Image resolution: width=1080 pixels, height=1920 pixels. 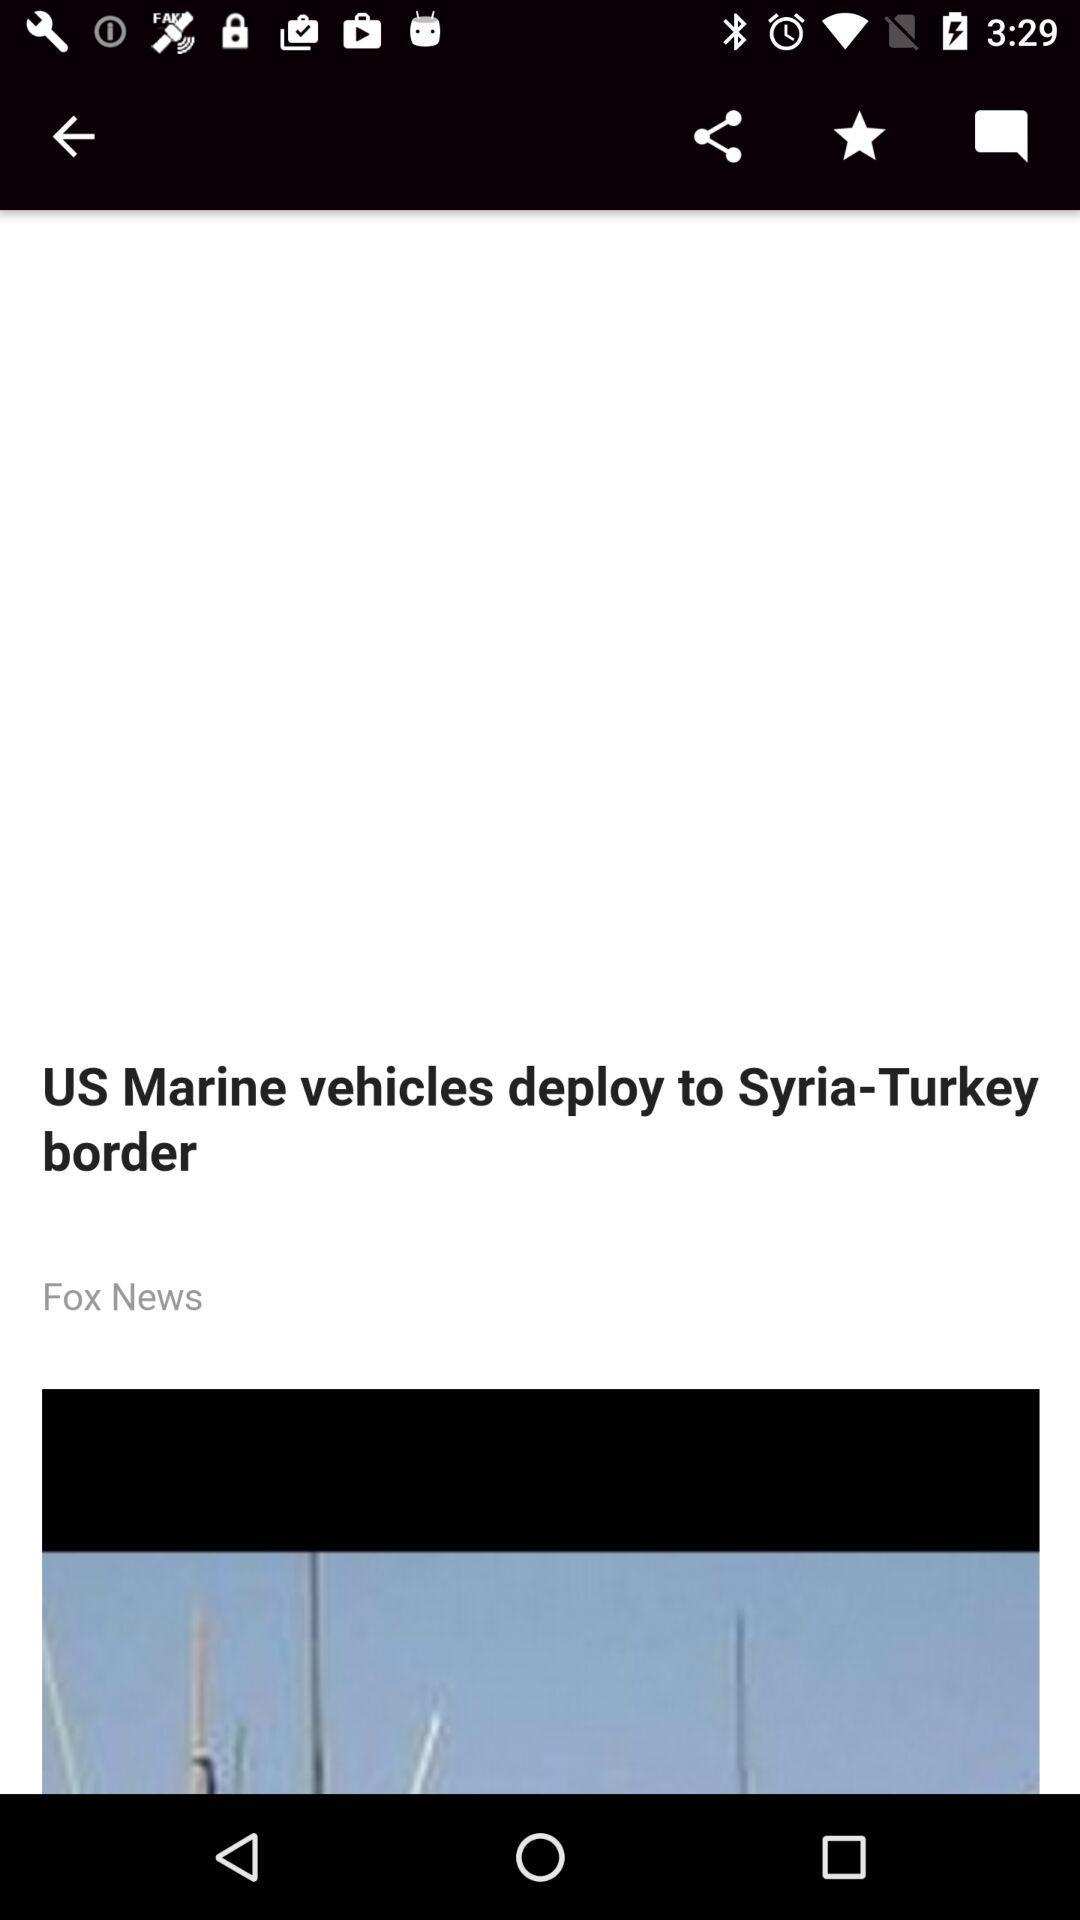 I want to click on share option, so click(x=716, y=135).